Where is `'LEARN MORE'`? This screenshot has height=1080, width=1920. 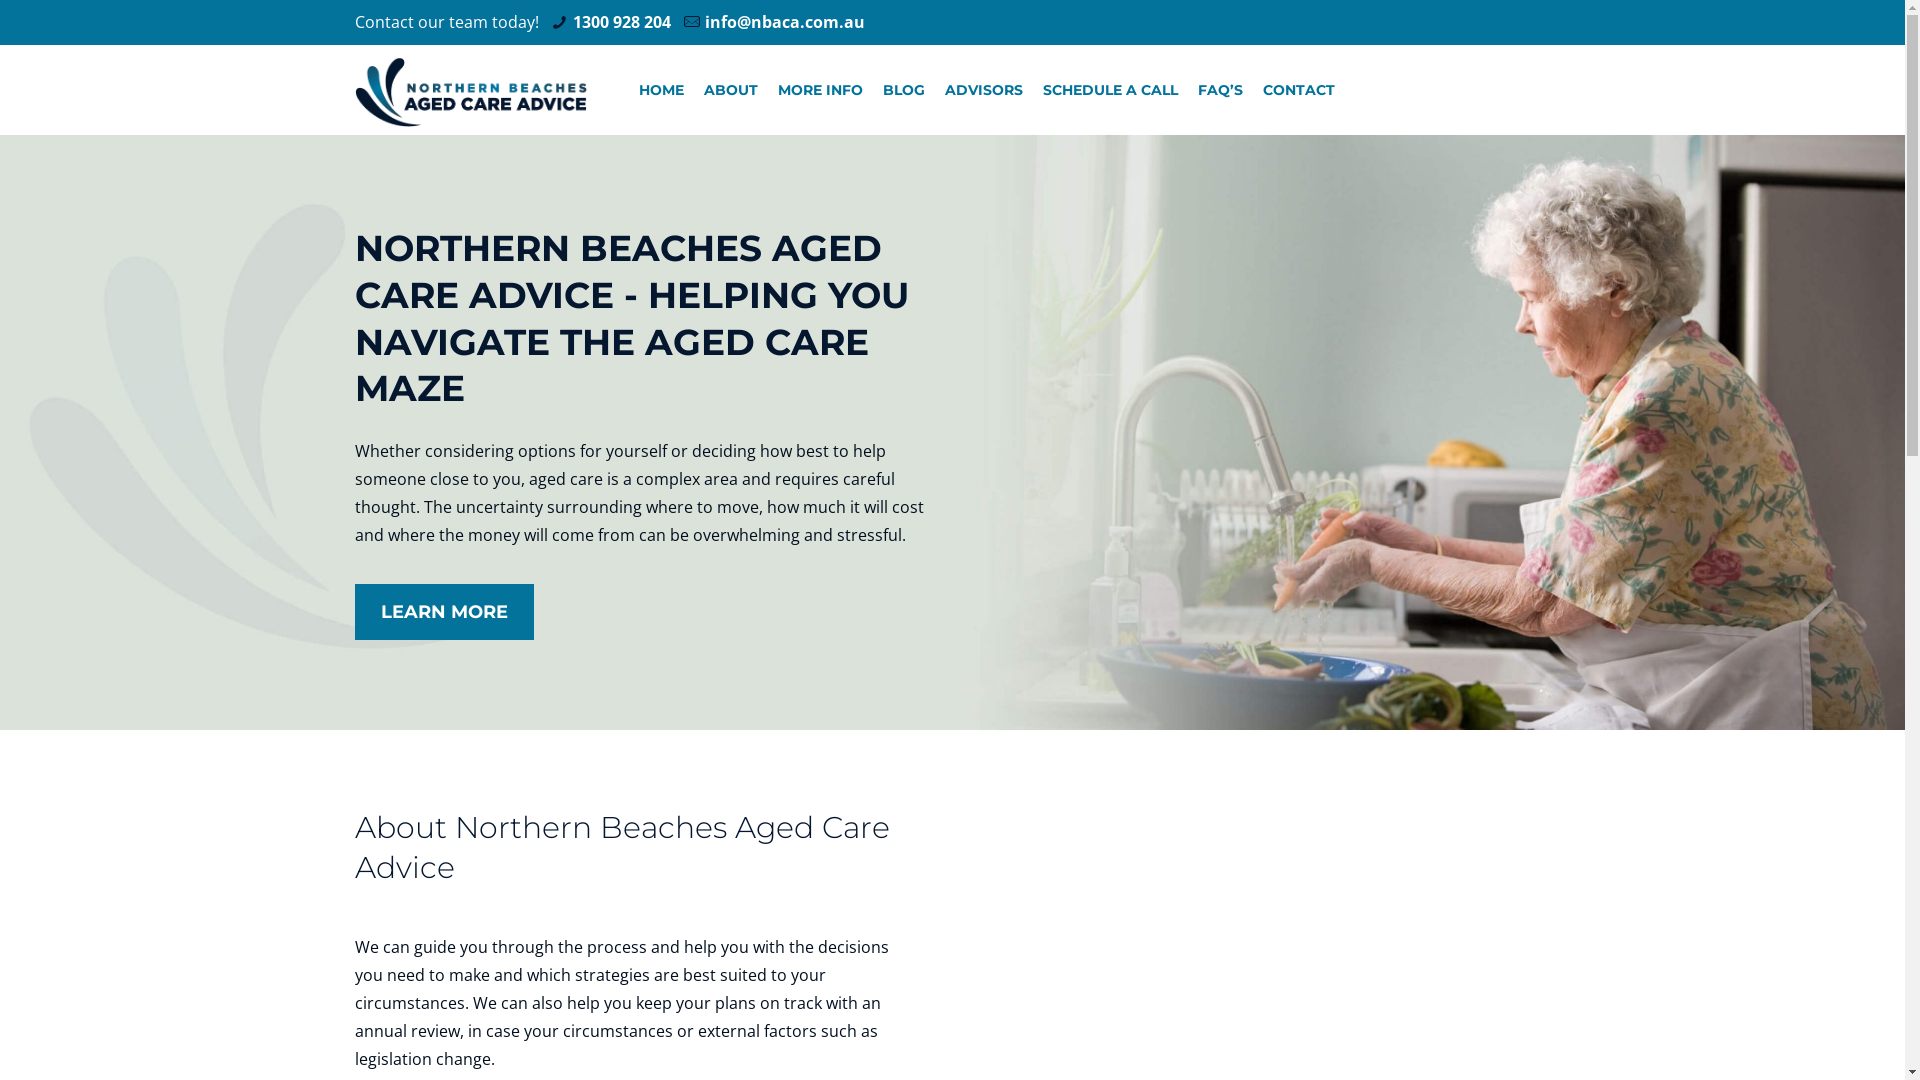 'LEARN MORE' is located at coordinates (443, 611).